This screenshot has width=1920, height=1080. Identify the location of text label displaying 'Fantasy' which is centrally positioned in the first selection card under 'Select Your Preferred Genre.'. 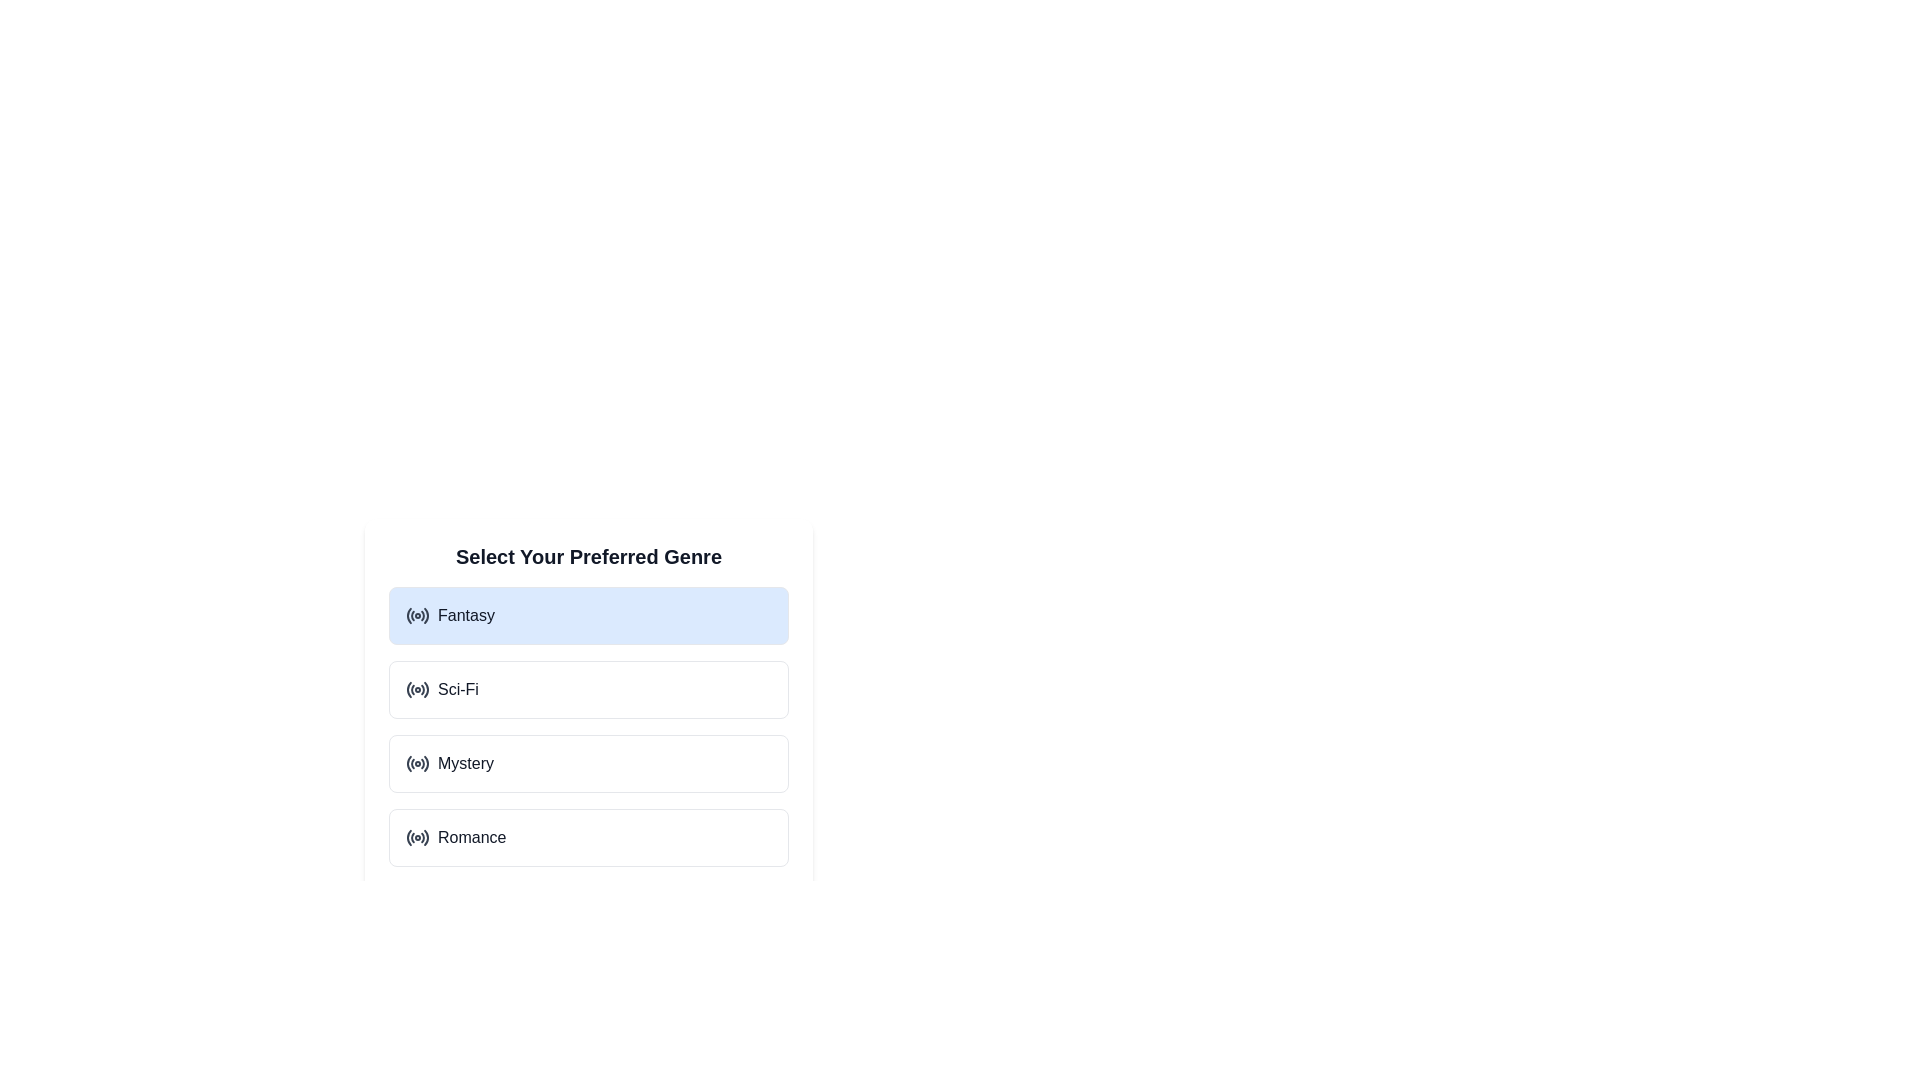
(465, 615).